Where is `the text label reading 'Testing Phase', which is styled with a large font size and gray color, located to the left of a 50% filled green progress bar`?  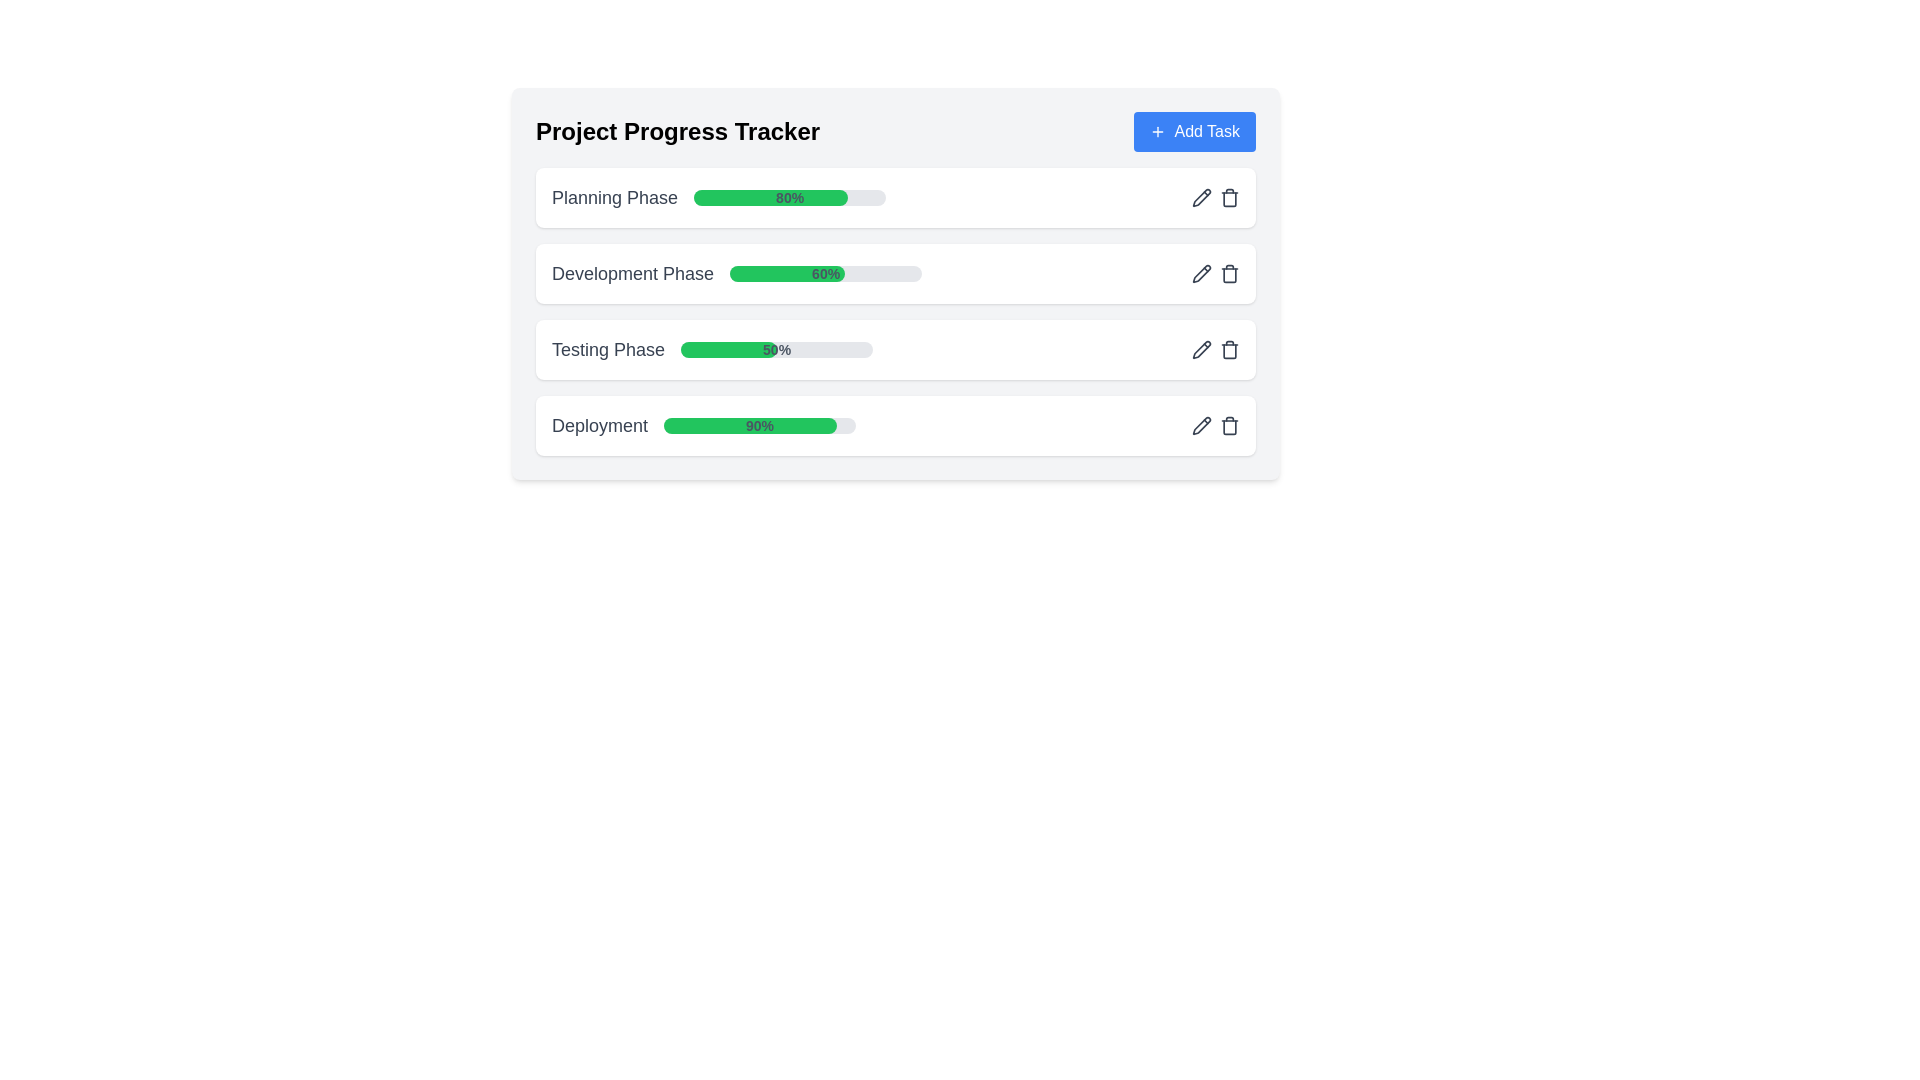 the text label reading 'Testing Phase', which is styled with a large font size and gray color, located to the left of a 50% filled green progress bar is located at coordinates (607, 349).